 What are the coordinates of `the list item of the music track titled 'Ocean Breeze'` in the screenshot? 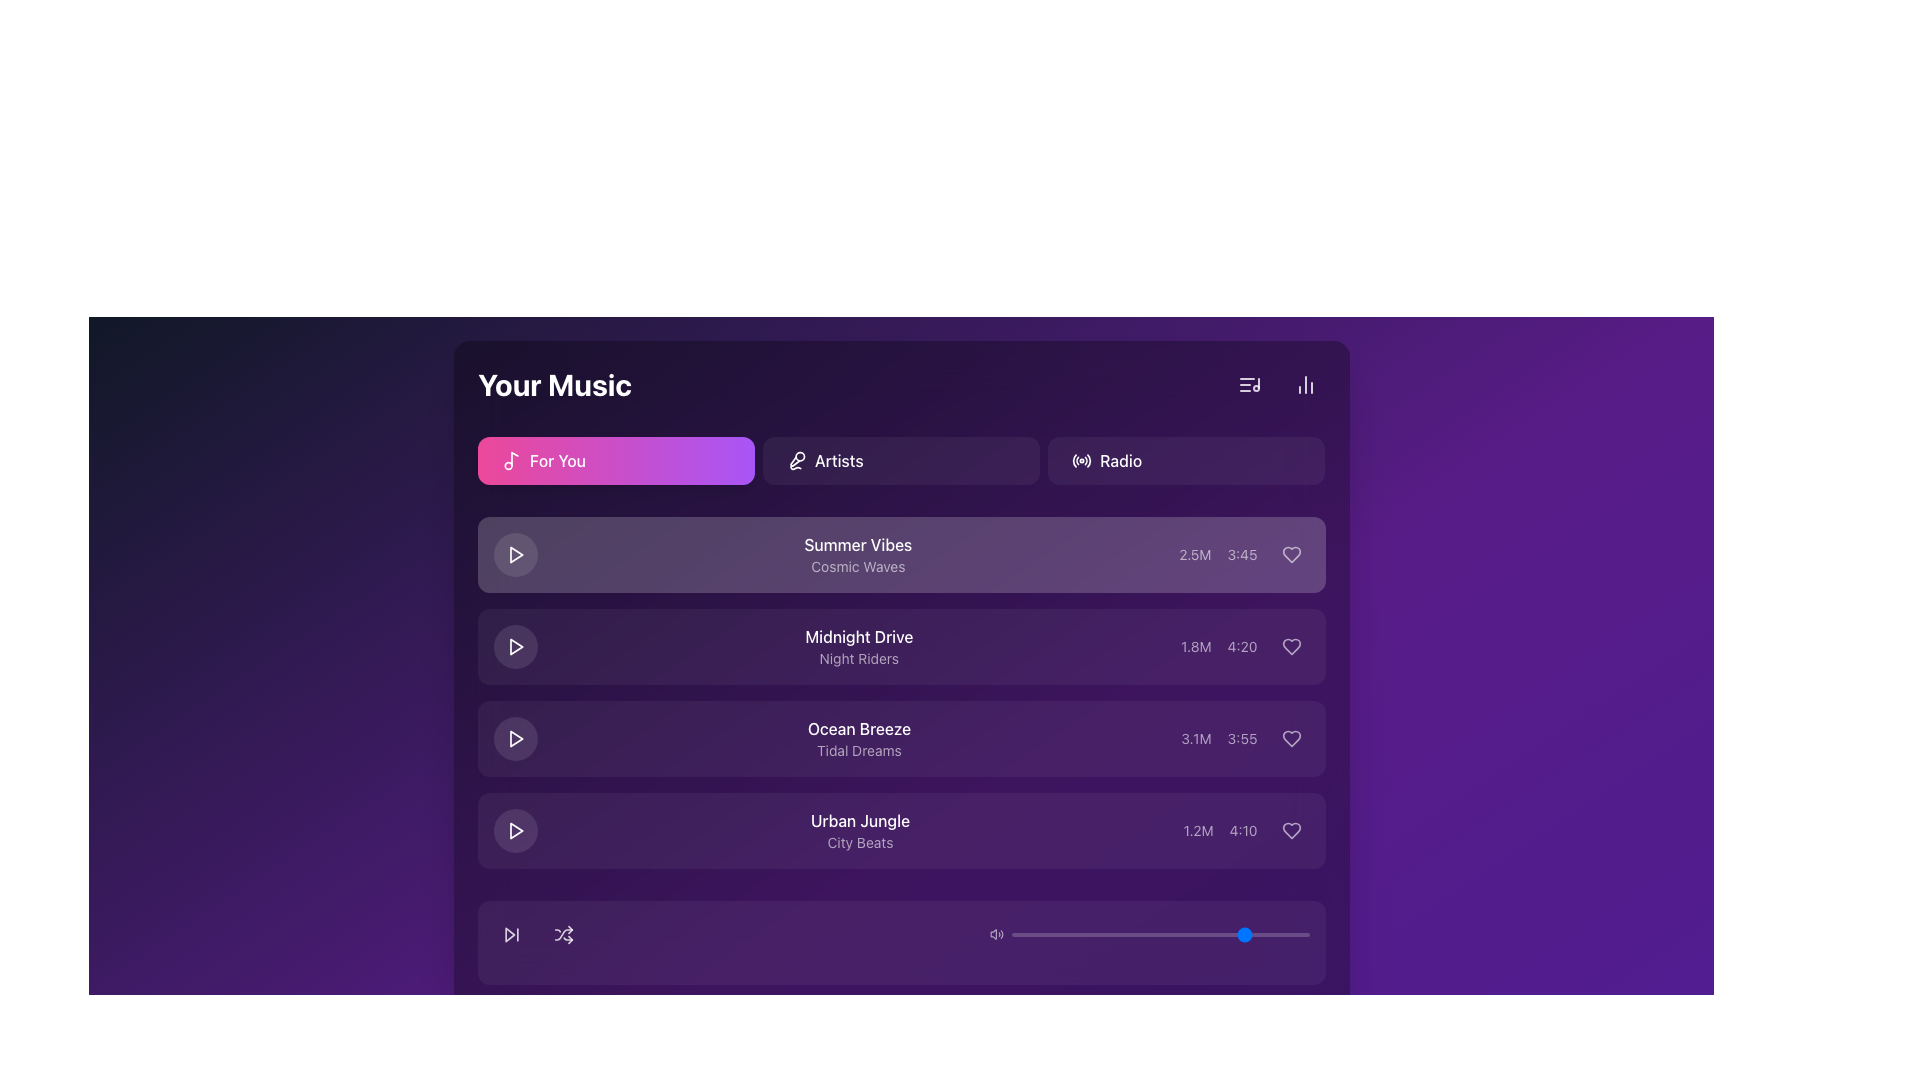 It's located at (900, 739).